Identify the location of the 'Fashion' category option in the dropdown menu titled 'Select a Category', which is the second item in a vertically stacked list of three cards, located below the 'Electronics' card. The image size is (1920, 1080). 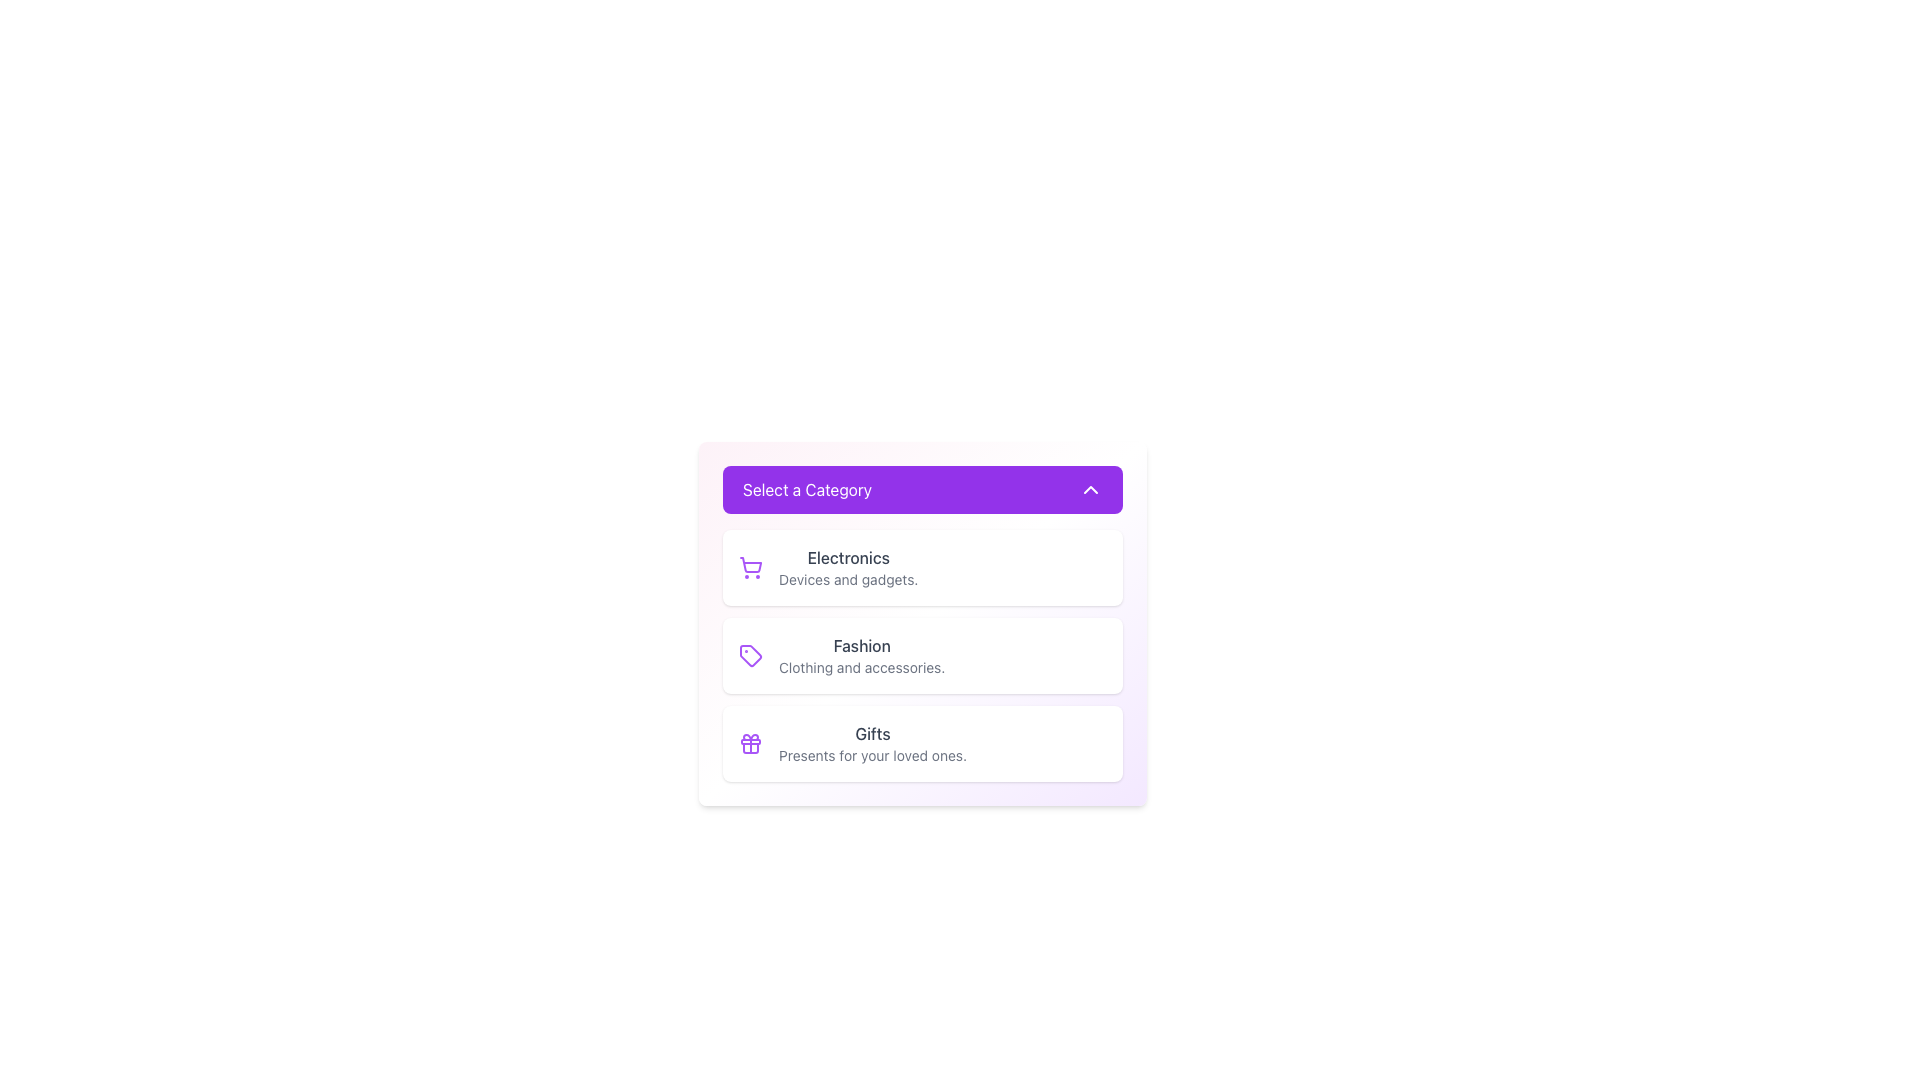
(921, 655).